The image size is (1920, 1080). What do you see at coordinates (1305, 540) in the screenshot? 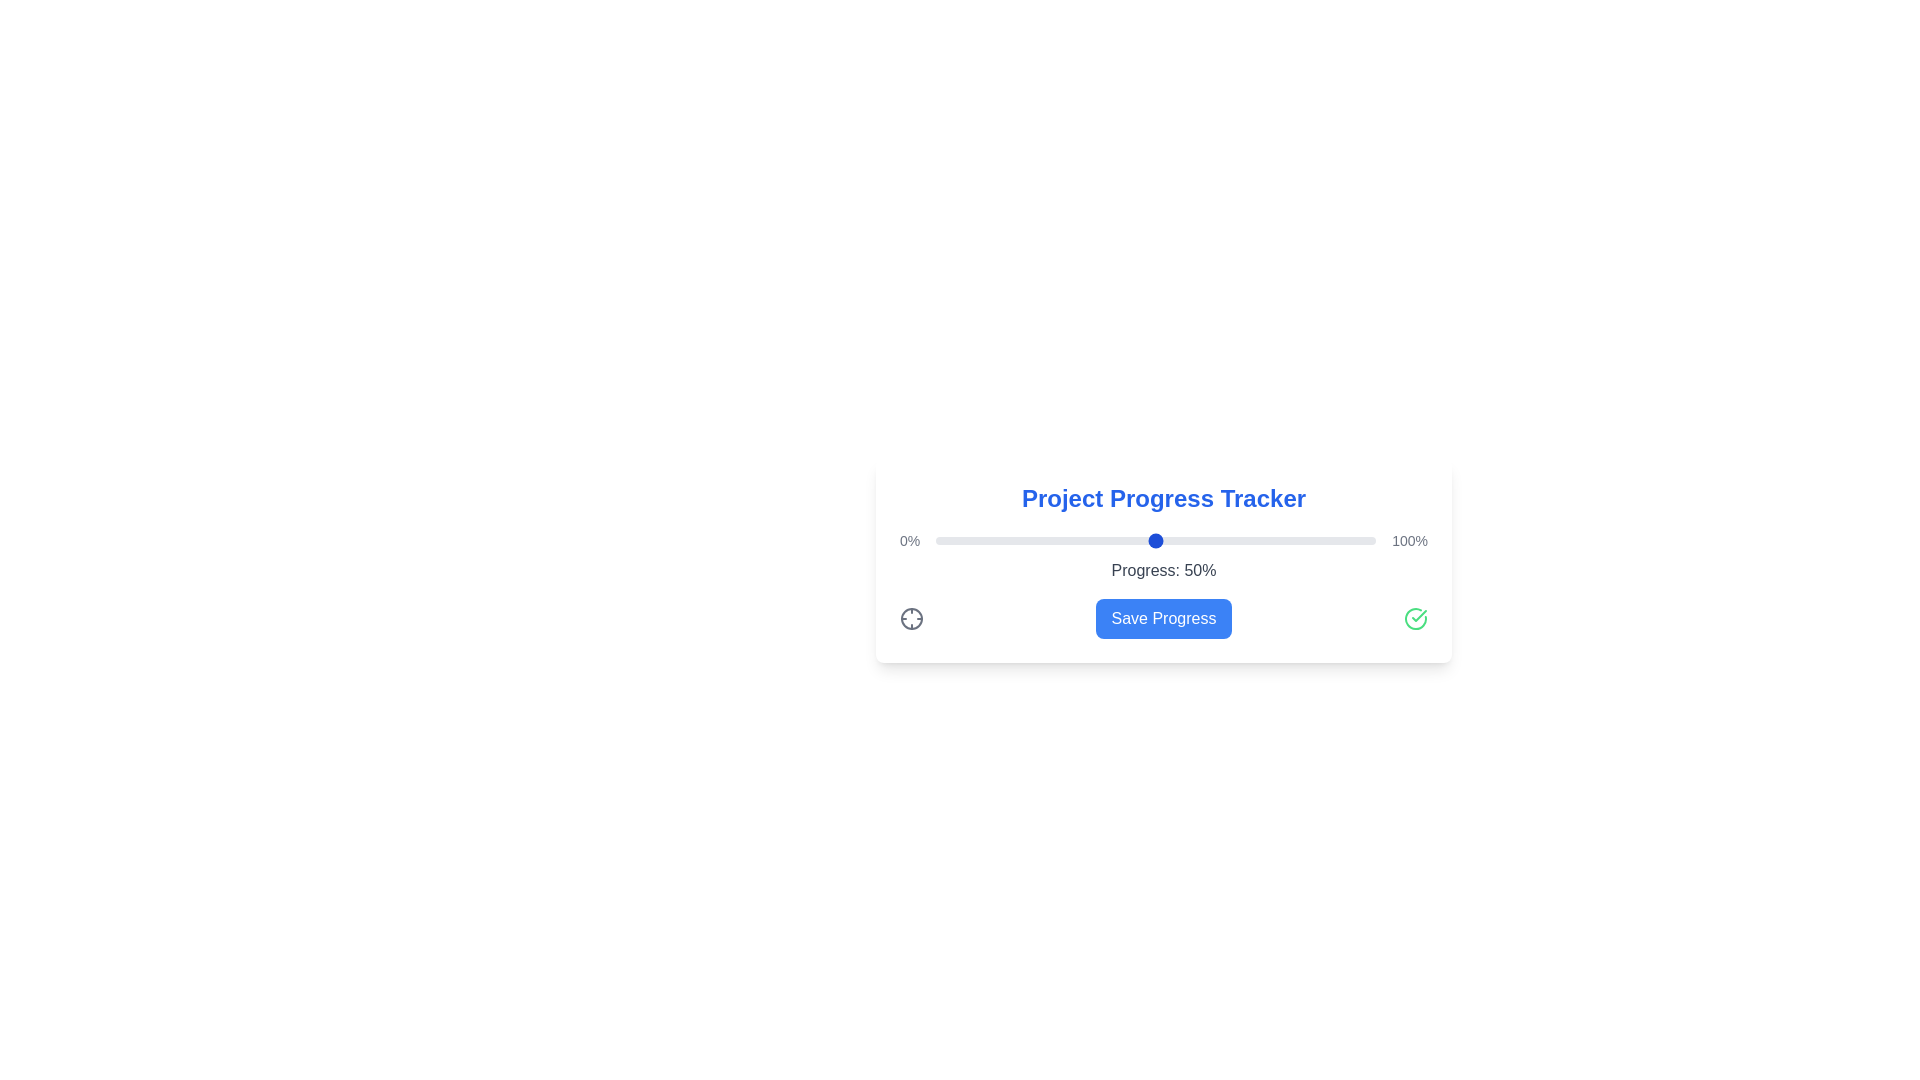
I see `the slider to set the progress value to 84` at bounding box center [1305, 540].